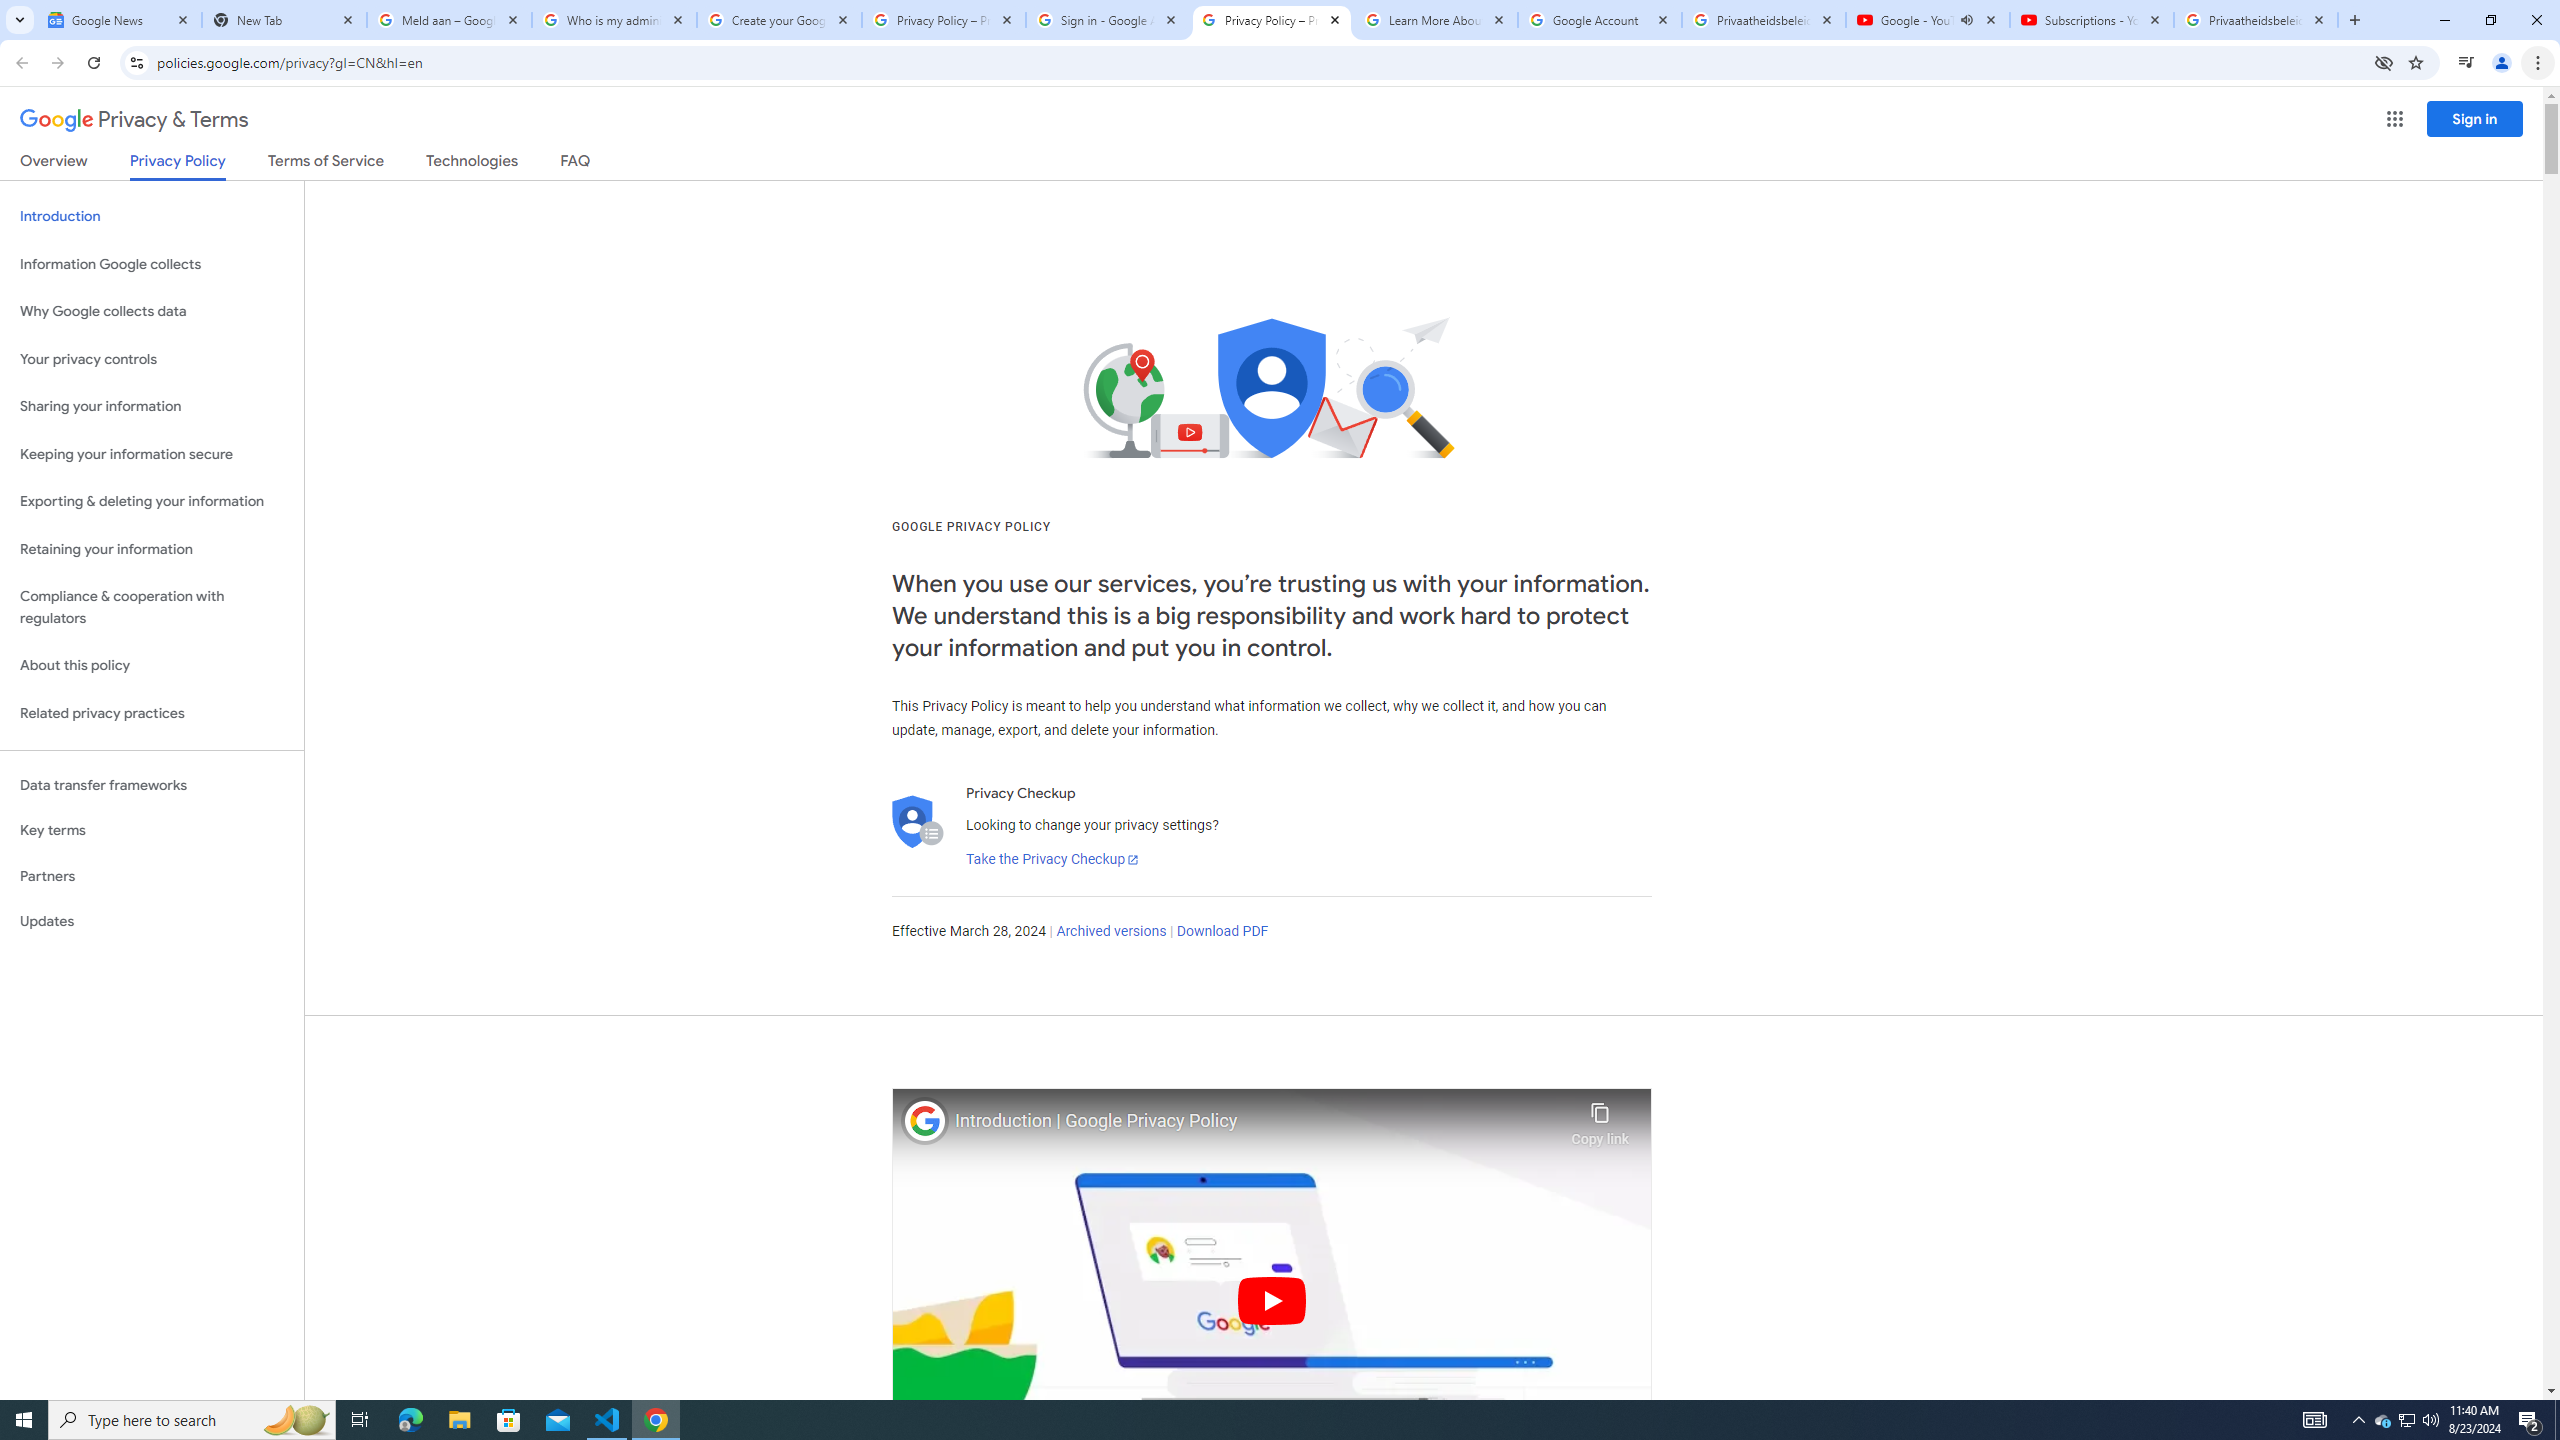  Describe the element at coordinates (151, 455) in the screenshot. I see `'Keeping your information secure'` at that location.